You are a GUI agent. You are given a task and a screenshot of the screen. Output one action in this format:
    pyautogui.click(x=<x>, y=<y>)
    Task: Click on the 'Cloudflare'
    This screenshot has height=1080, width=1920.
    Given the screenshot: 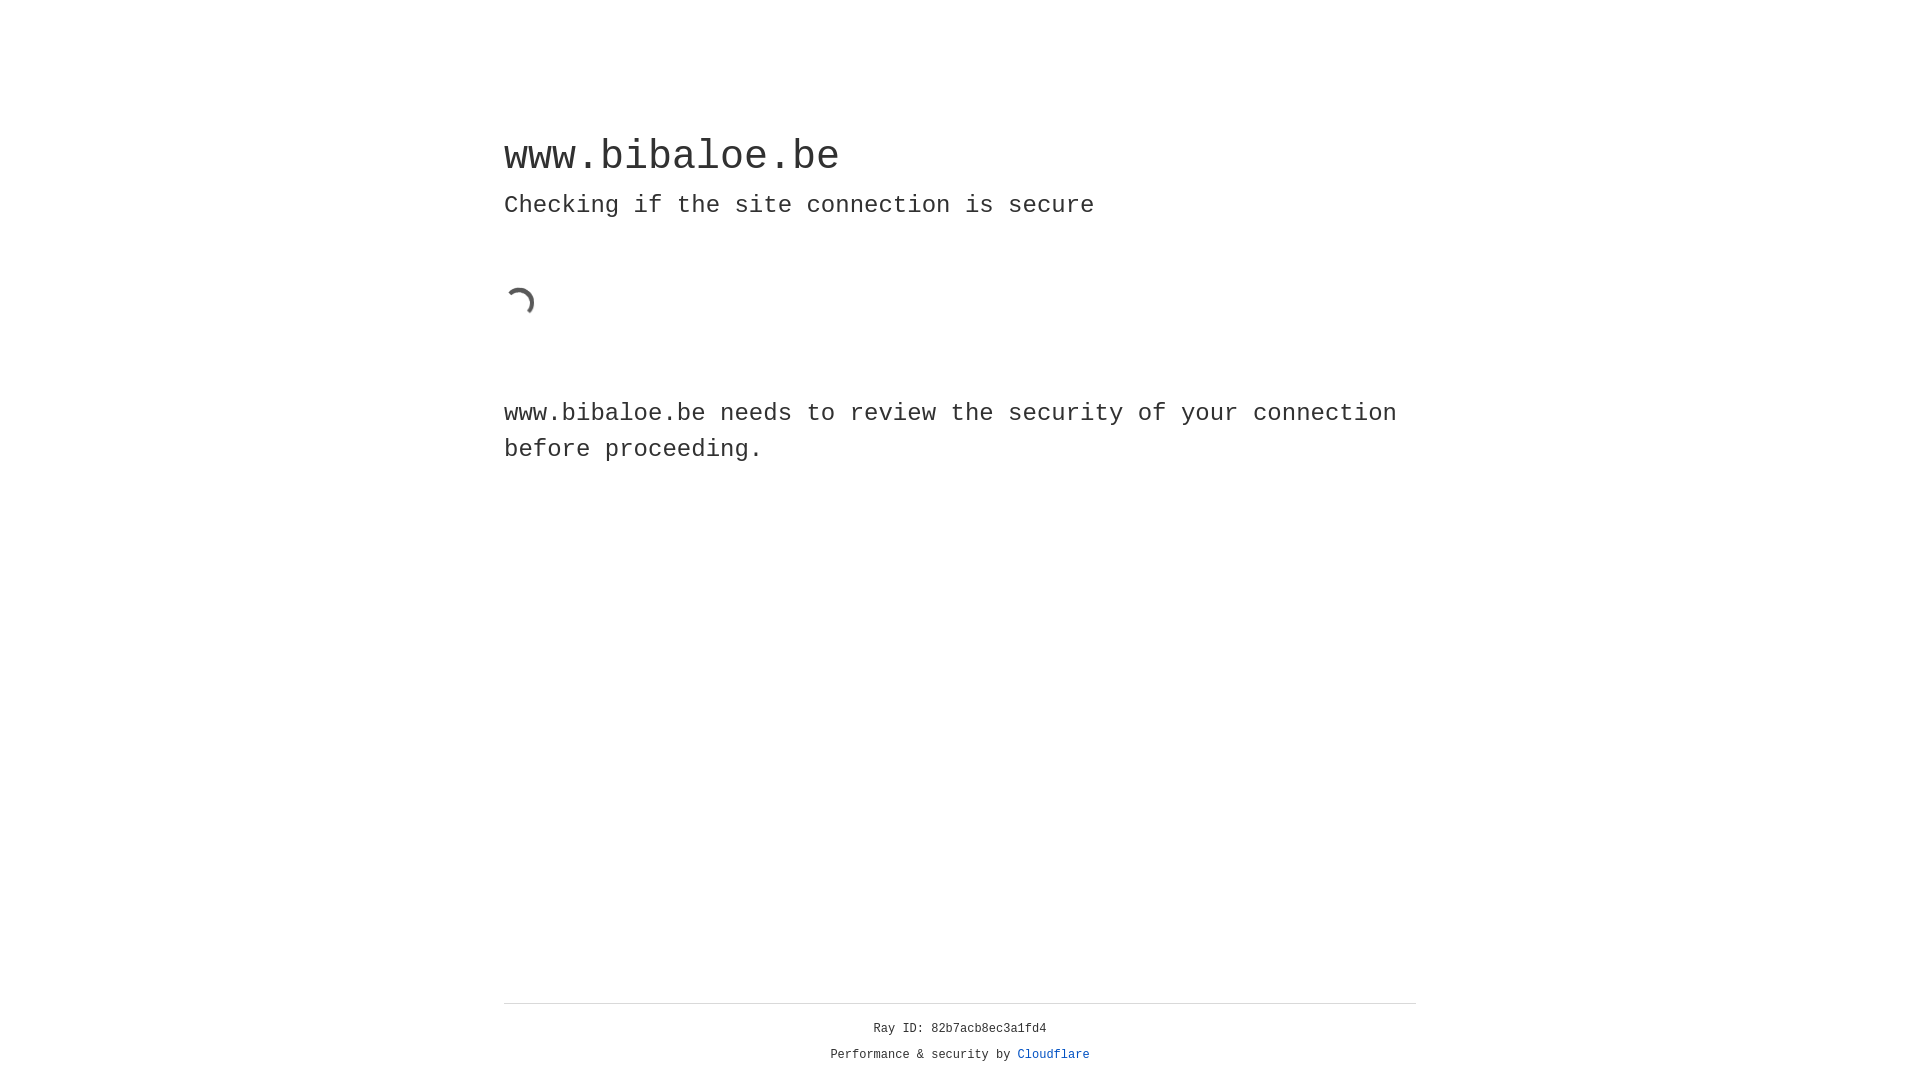 What is the action you would take?
    pyautogui.click(x=1053, y=1054)
    